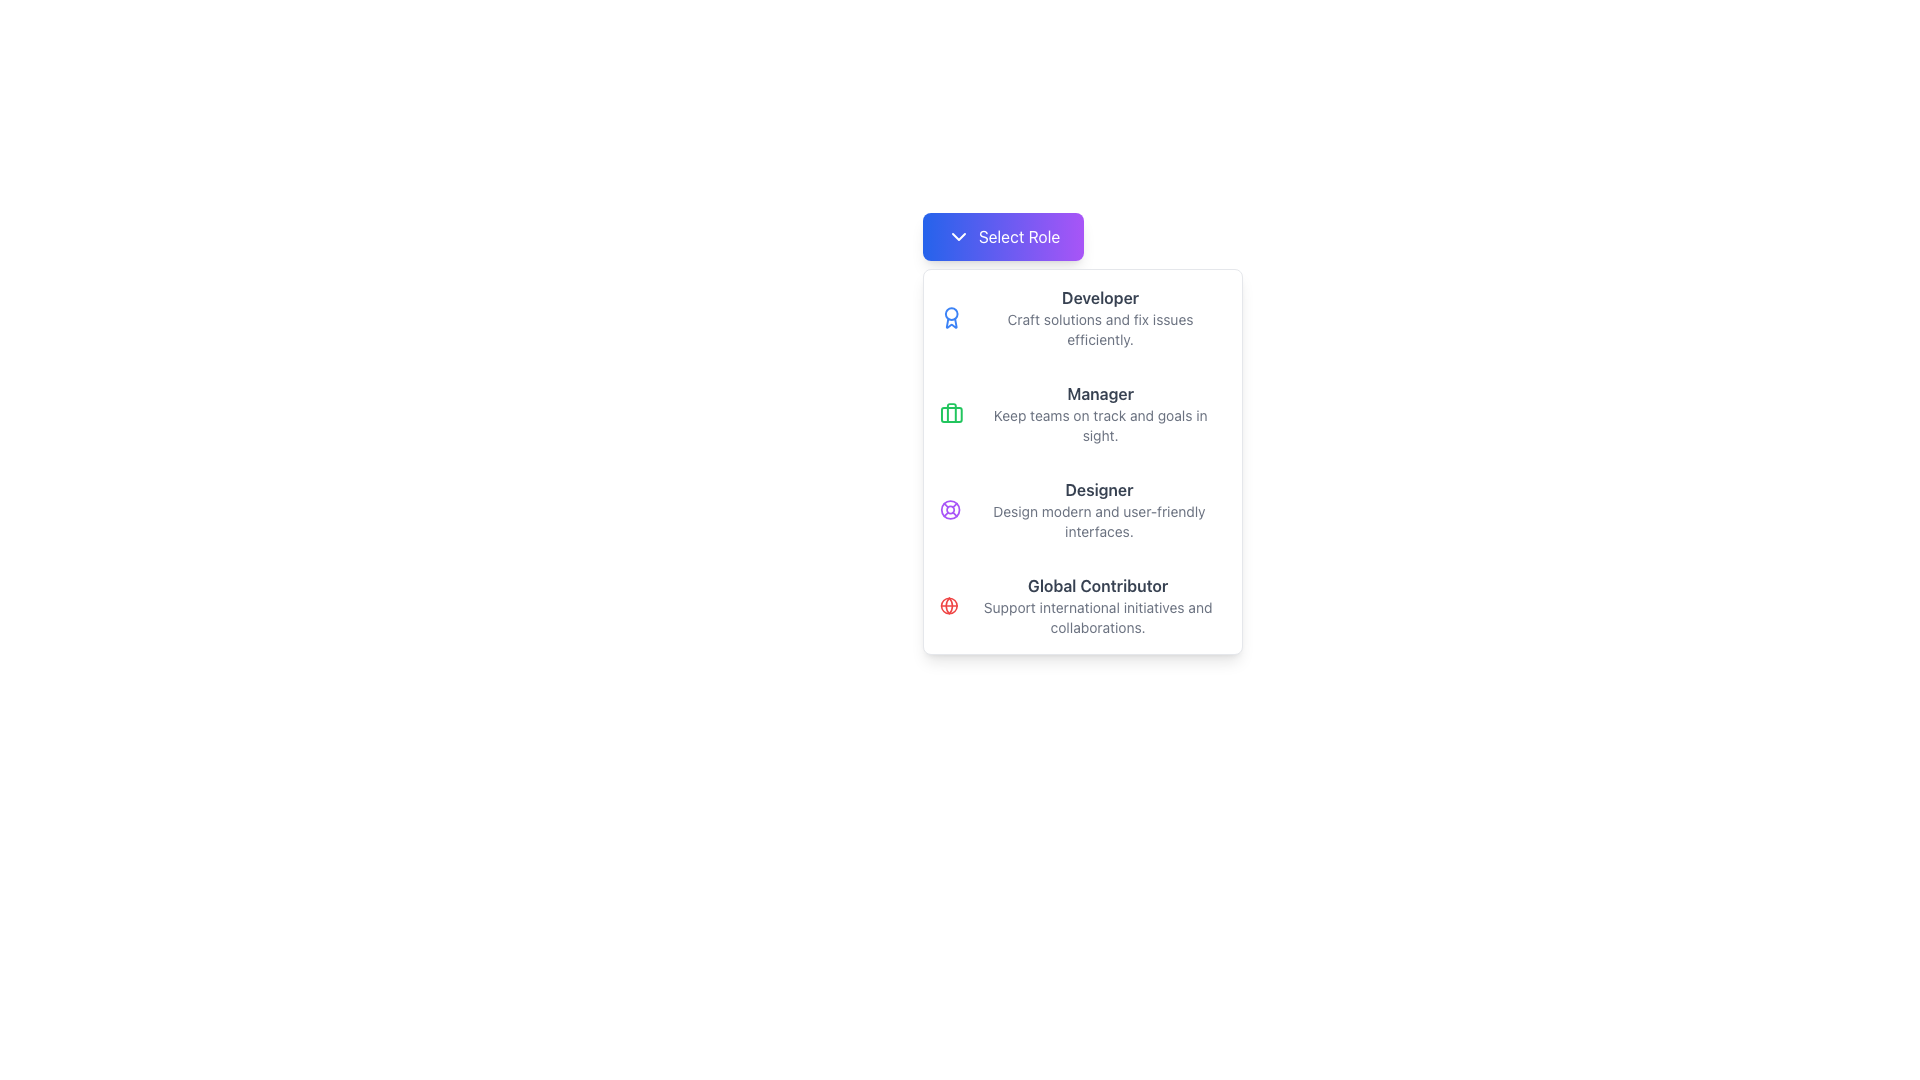 This screenshot has width=1920, height=1080. I want to click on the text label that reads 'Design modern and user-friendly interfaces.' located below the bold title 'Designer' in a dropdown menu, so click(1098, 520).